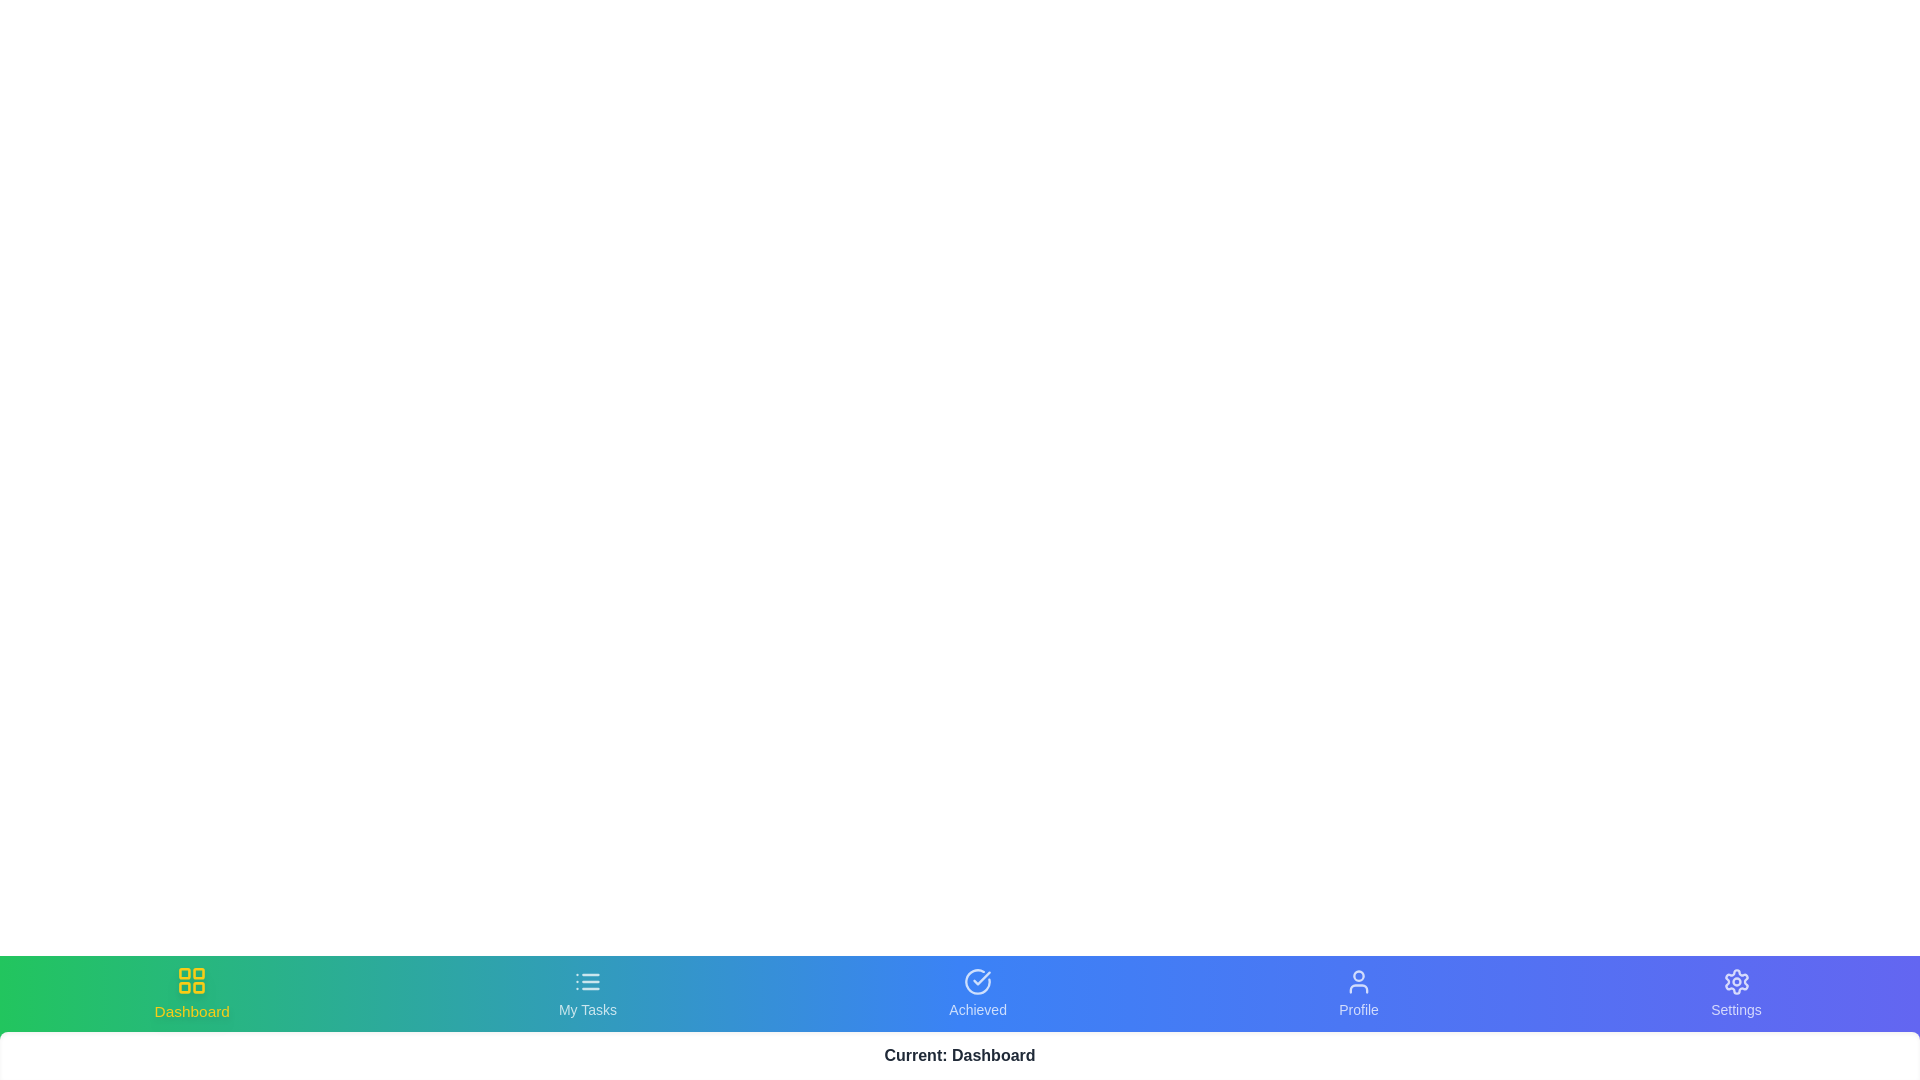 The height and width of the screenshot is (1080, 1920). Describe the element at coordinates (1735, 994) in the screenshot. I see `the Settings tab in the bottom navigation bar to switch views` at that location.